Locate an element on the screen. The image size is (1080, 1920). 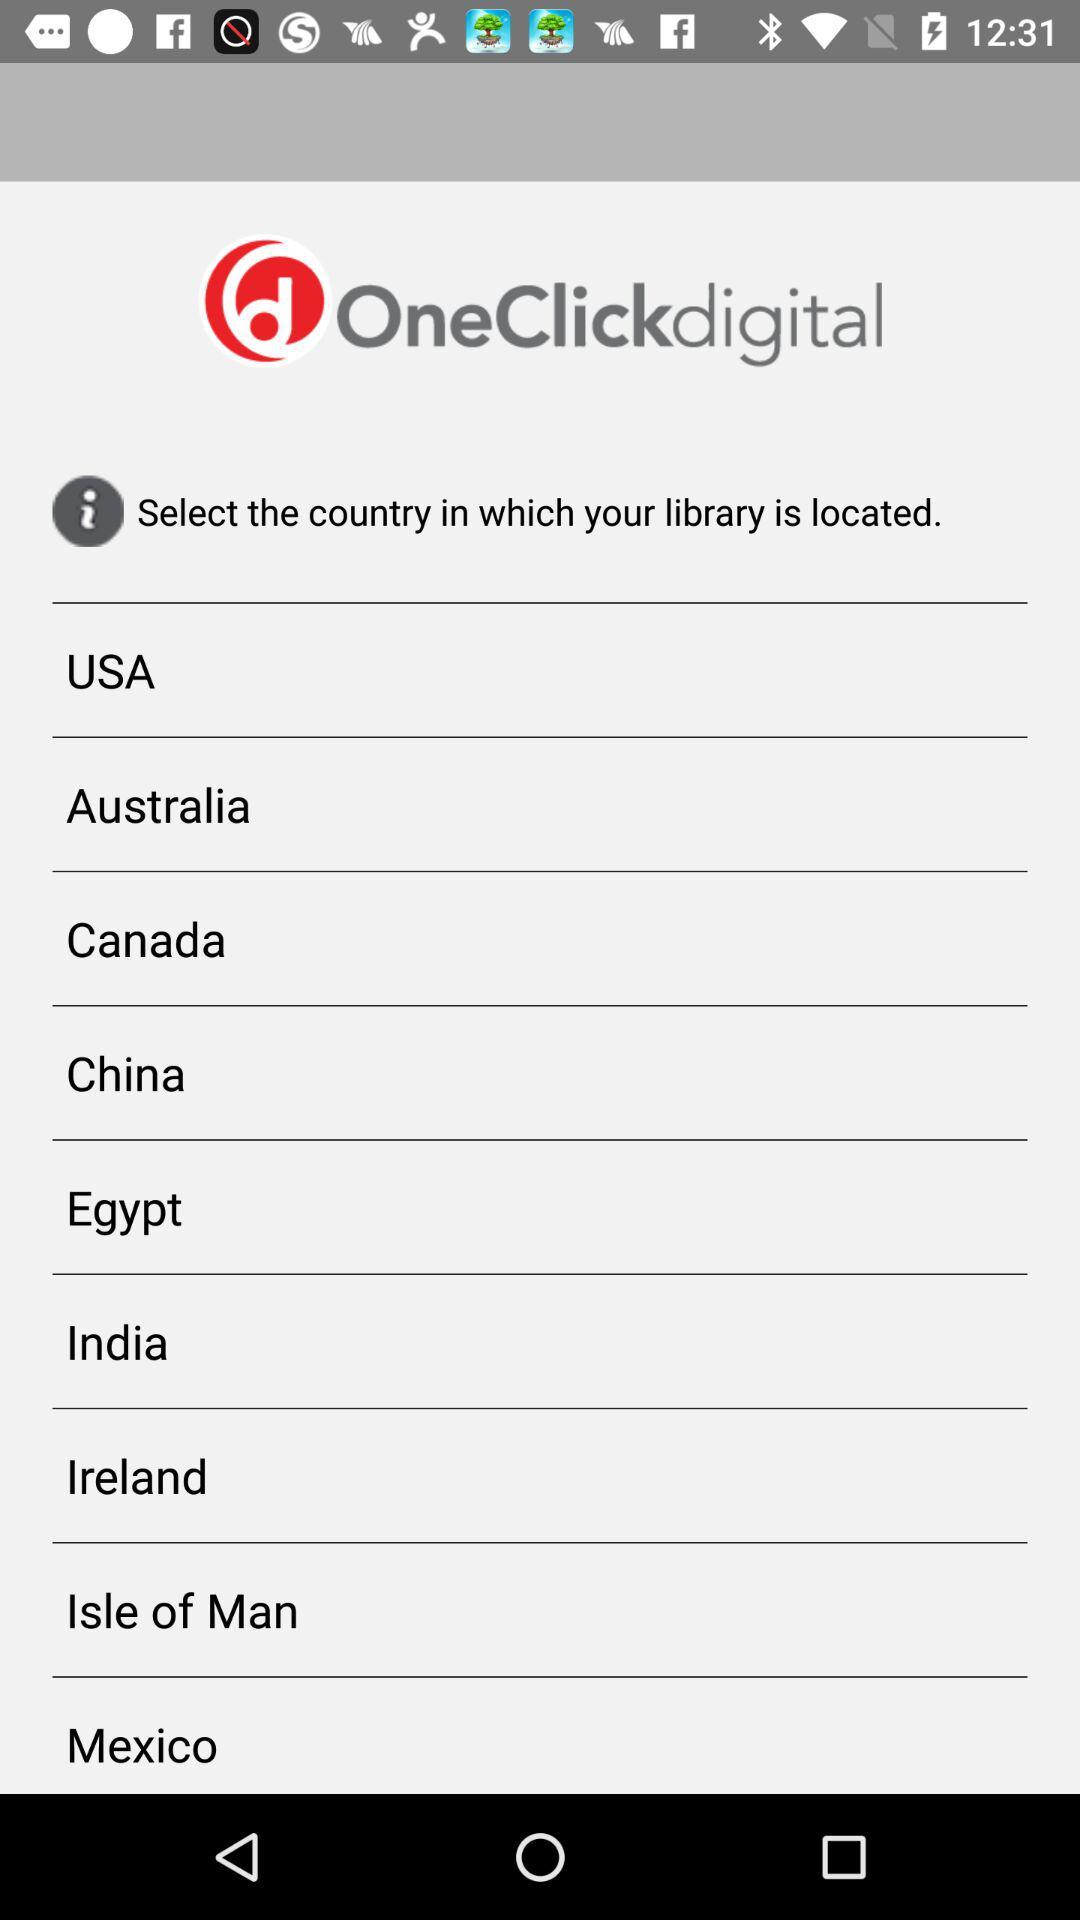
app below ireland app is located at coordinates (540, 1609).